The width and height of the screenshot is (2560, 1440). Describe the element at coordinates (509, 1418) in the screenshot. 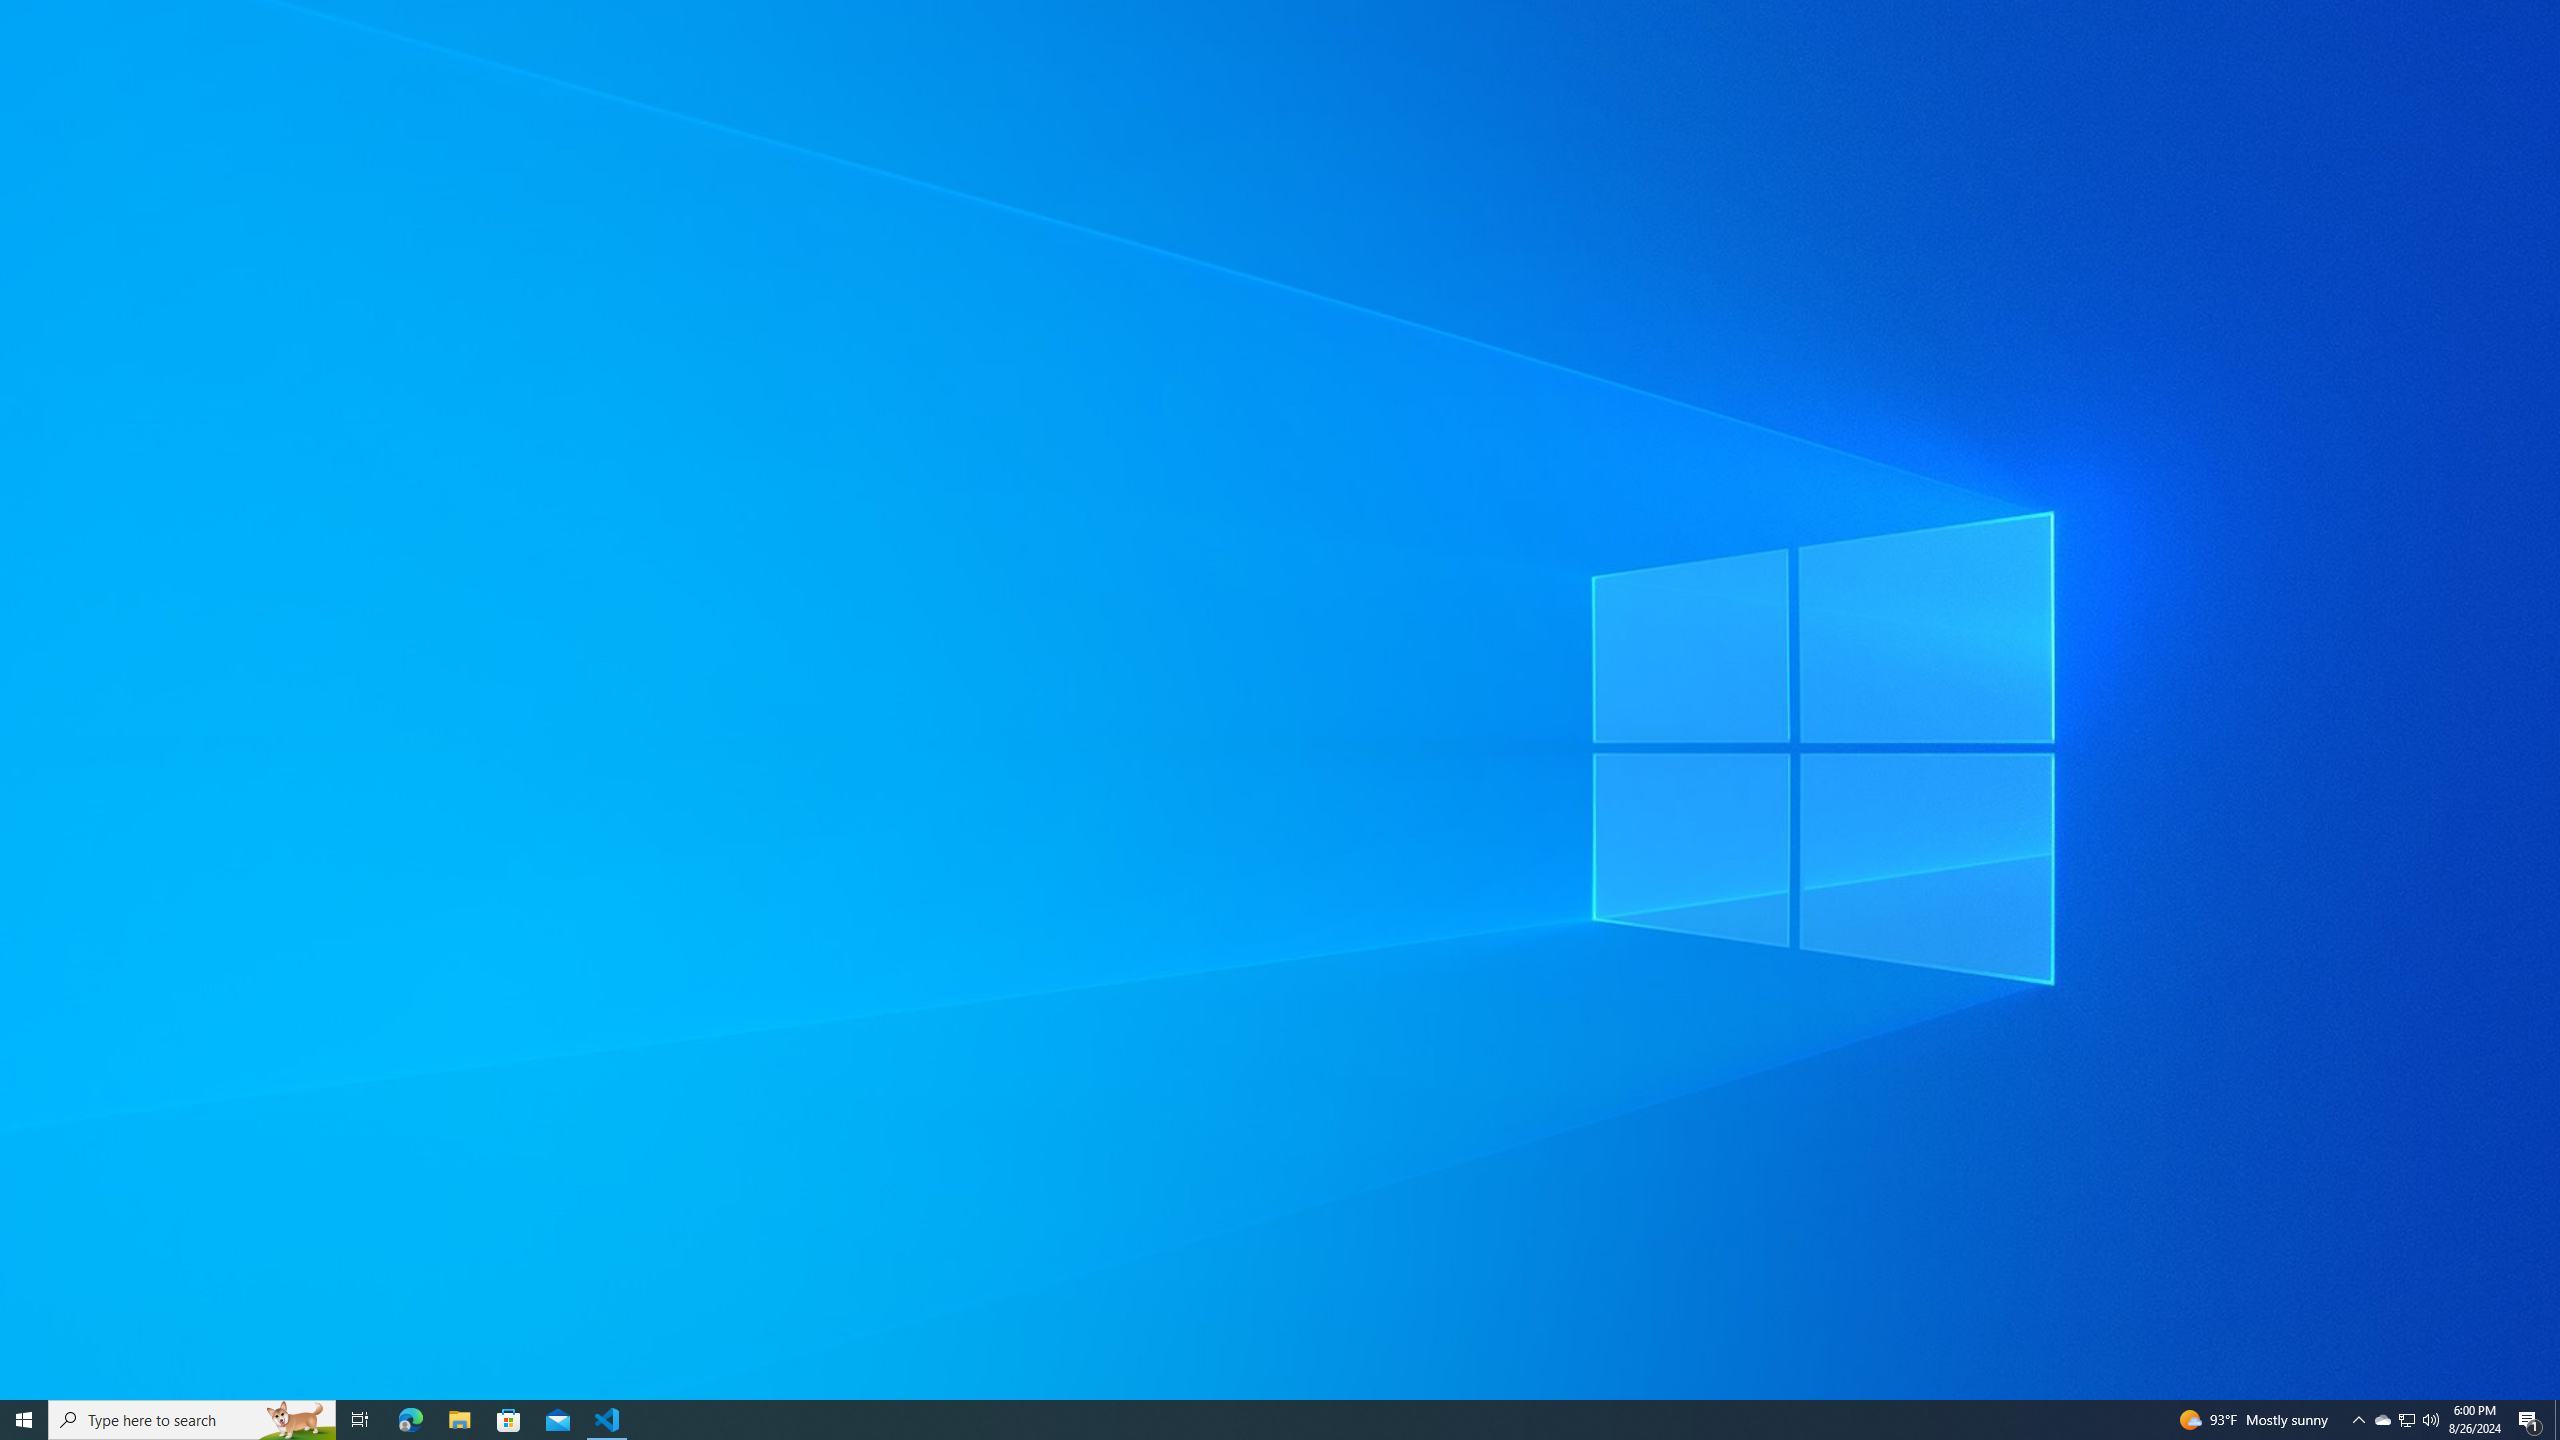

I see `'Microsoft Store'` at that location.